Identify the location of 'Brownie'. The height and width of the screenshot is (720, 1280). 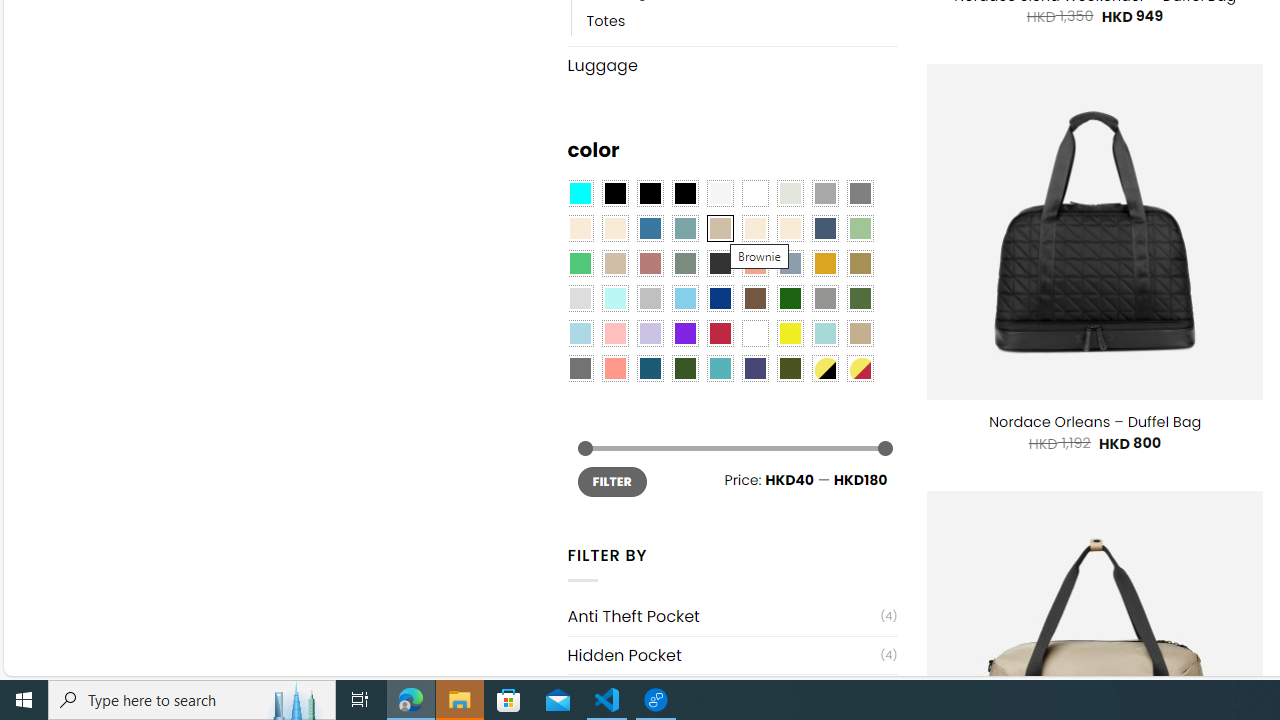
(720, 227).